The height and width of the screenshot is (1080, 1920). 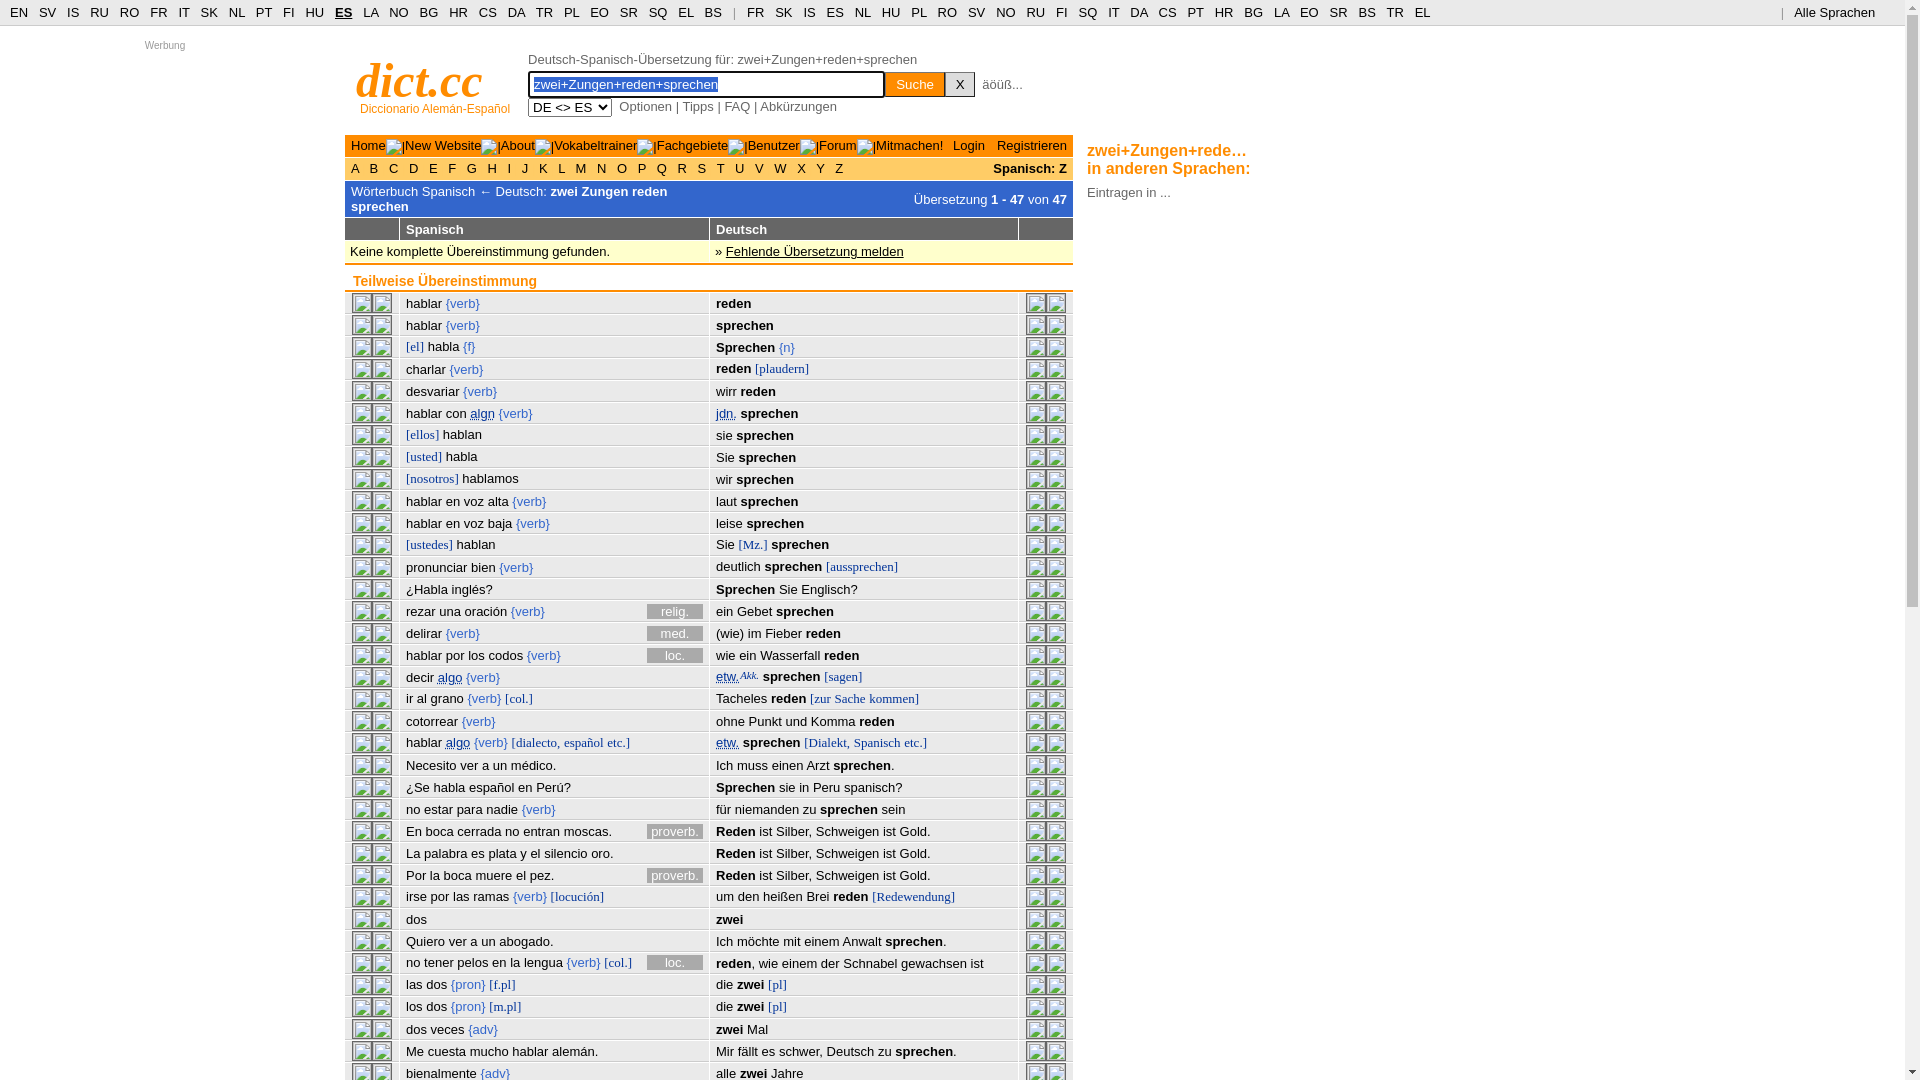 What do you see at coordinates (749, 983) in the screenshot?
I see `'zwei'` at bounding box center [749, 983].